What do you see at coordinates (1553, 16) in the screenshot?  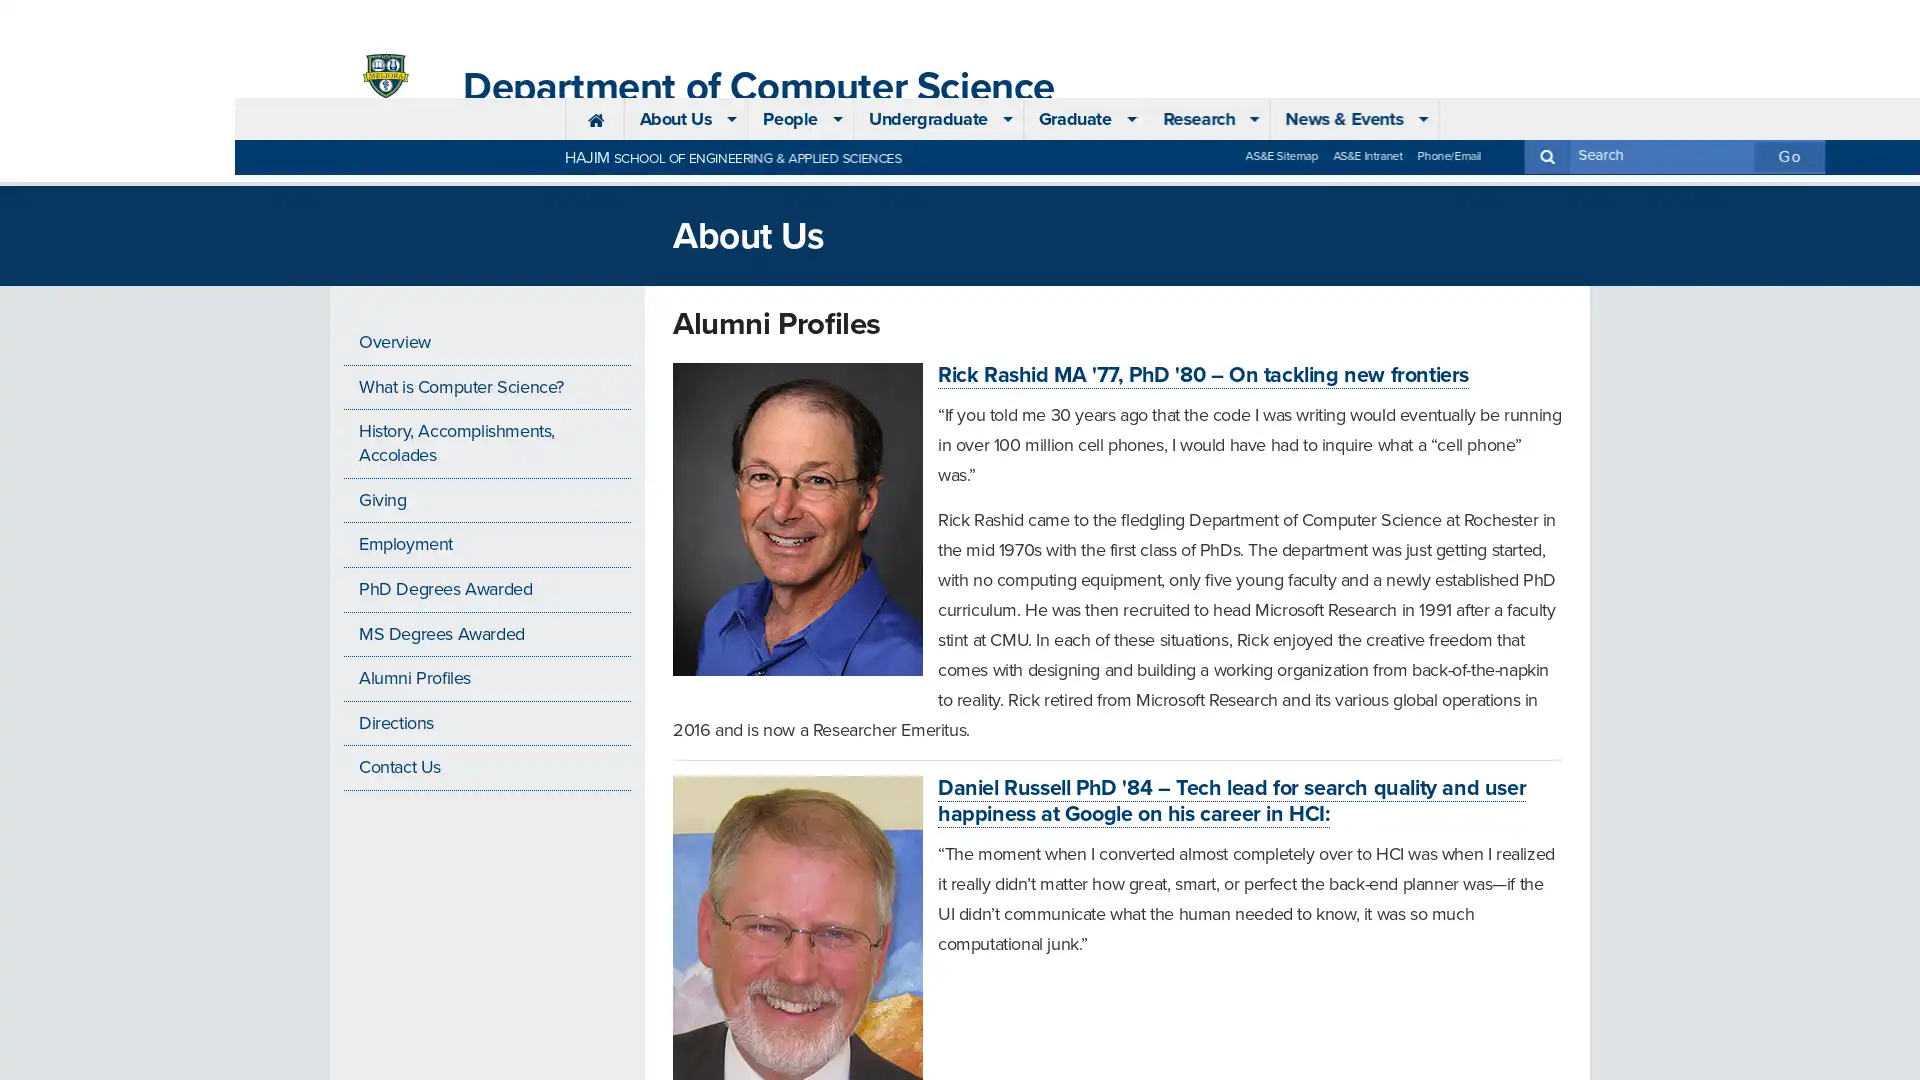 I see `Go` at bounding box center [1553, 16].